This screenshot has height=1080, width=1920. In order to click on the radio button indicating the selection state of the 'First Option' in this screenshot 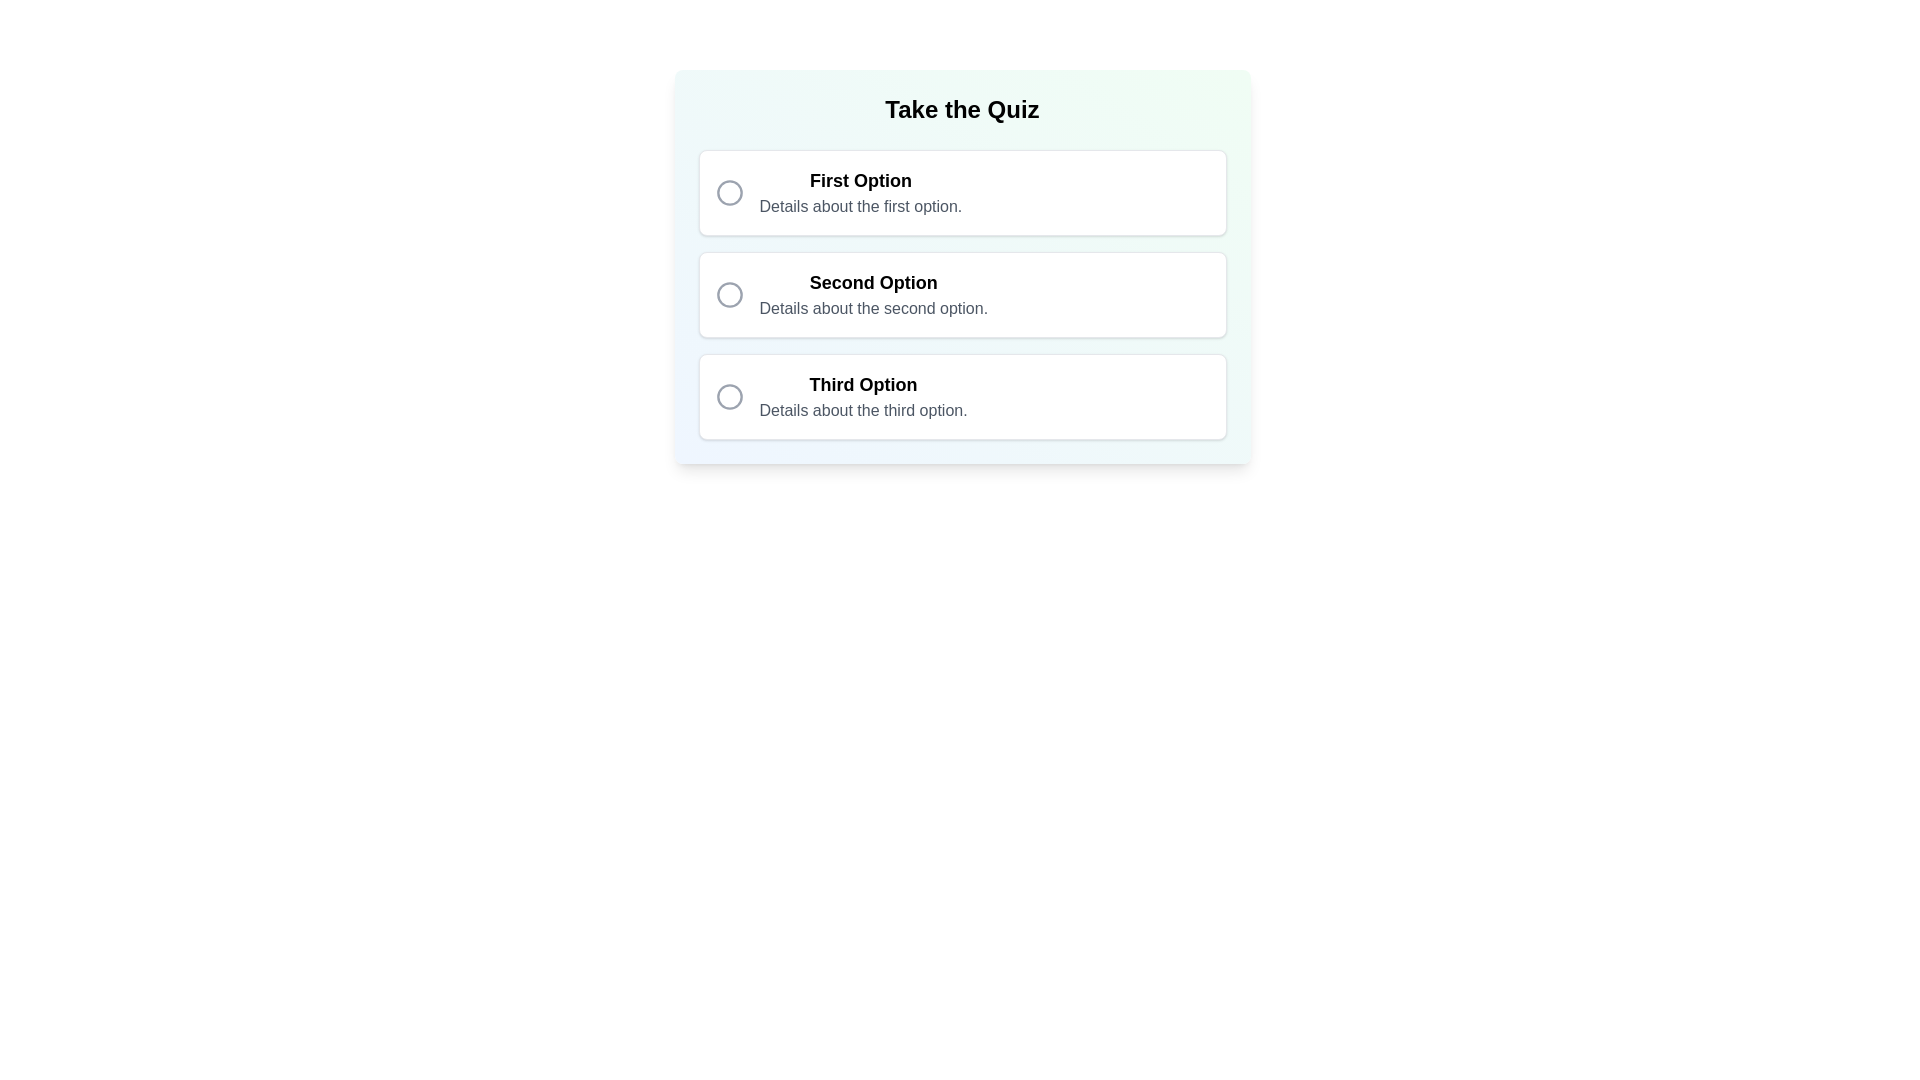, I will do `click(728, 192)`.